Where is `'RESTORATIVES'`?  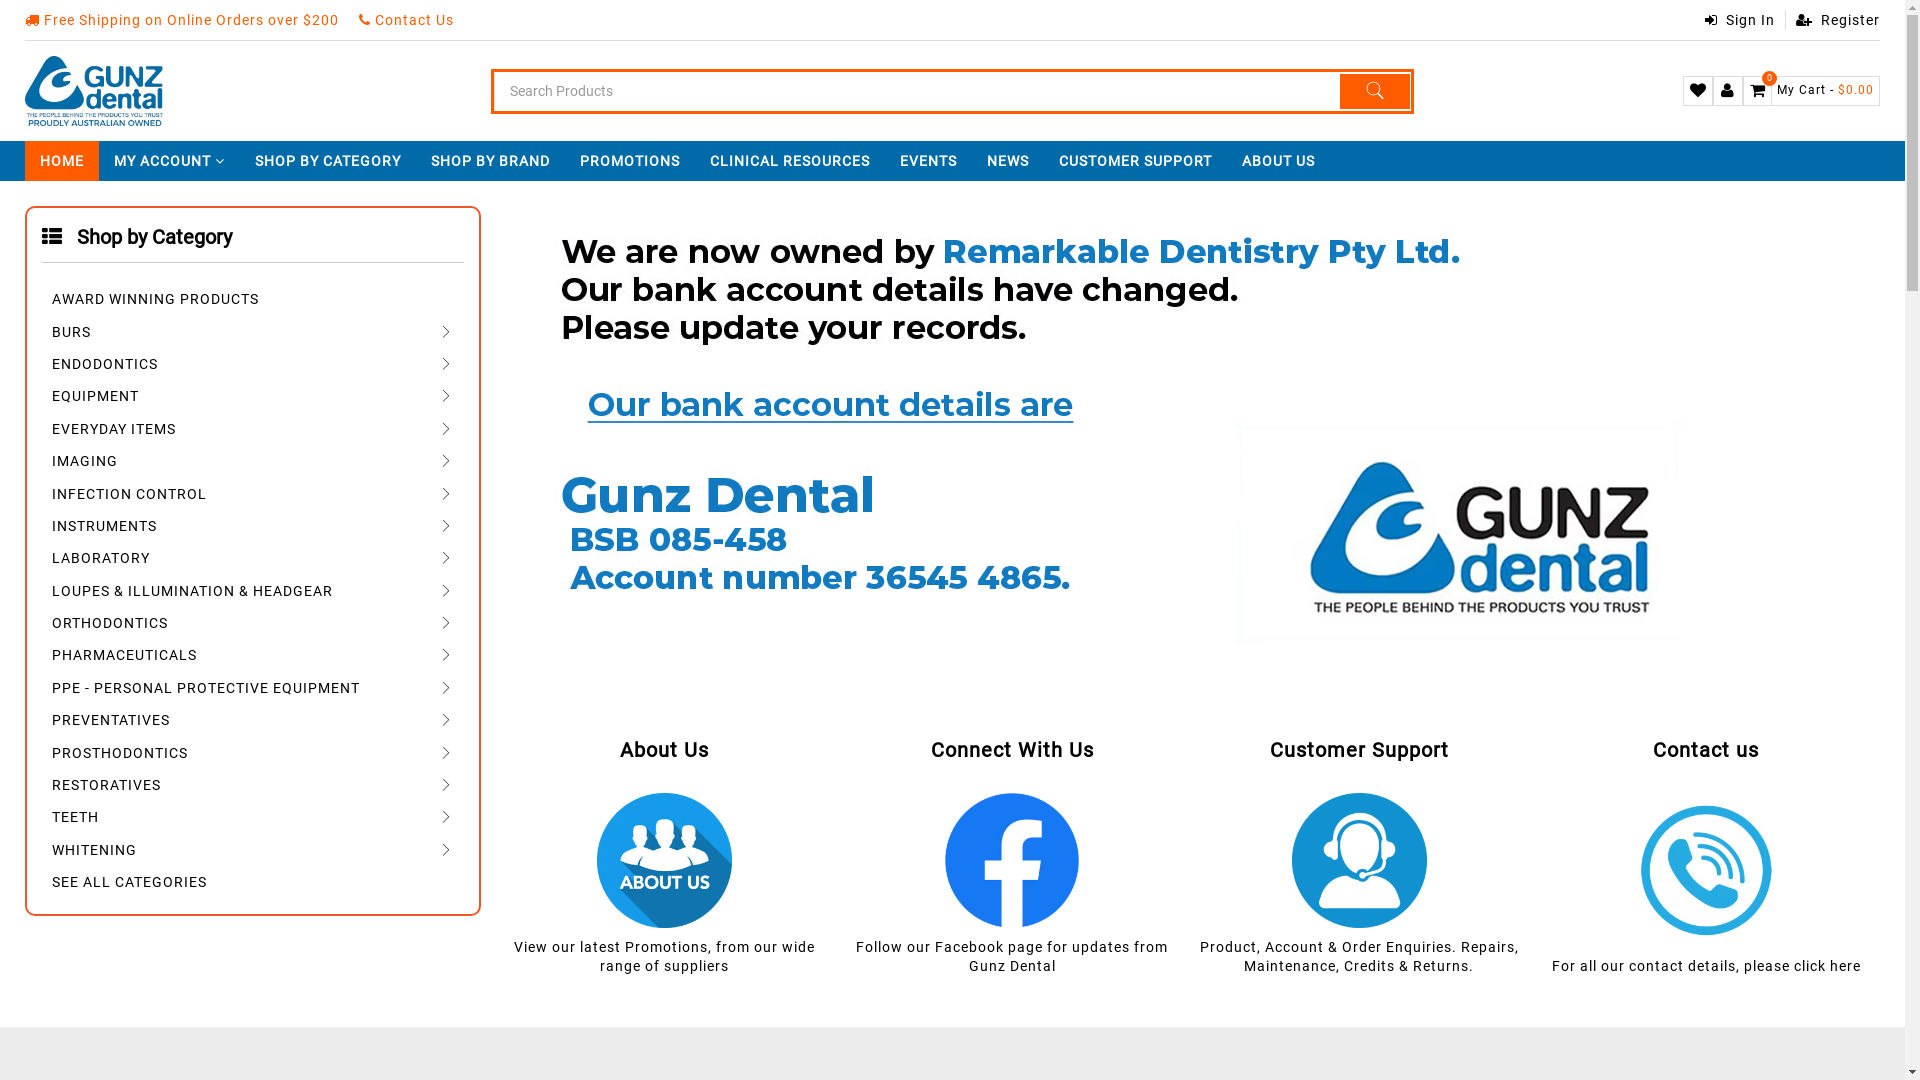
'RESTORATIVES' is located at coordinates (42, 783).